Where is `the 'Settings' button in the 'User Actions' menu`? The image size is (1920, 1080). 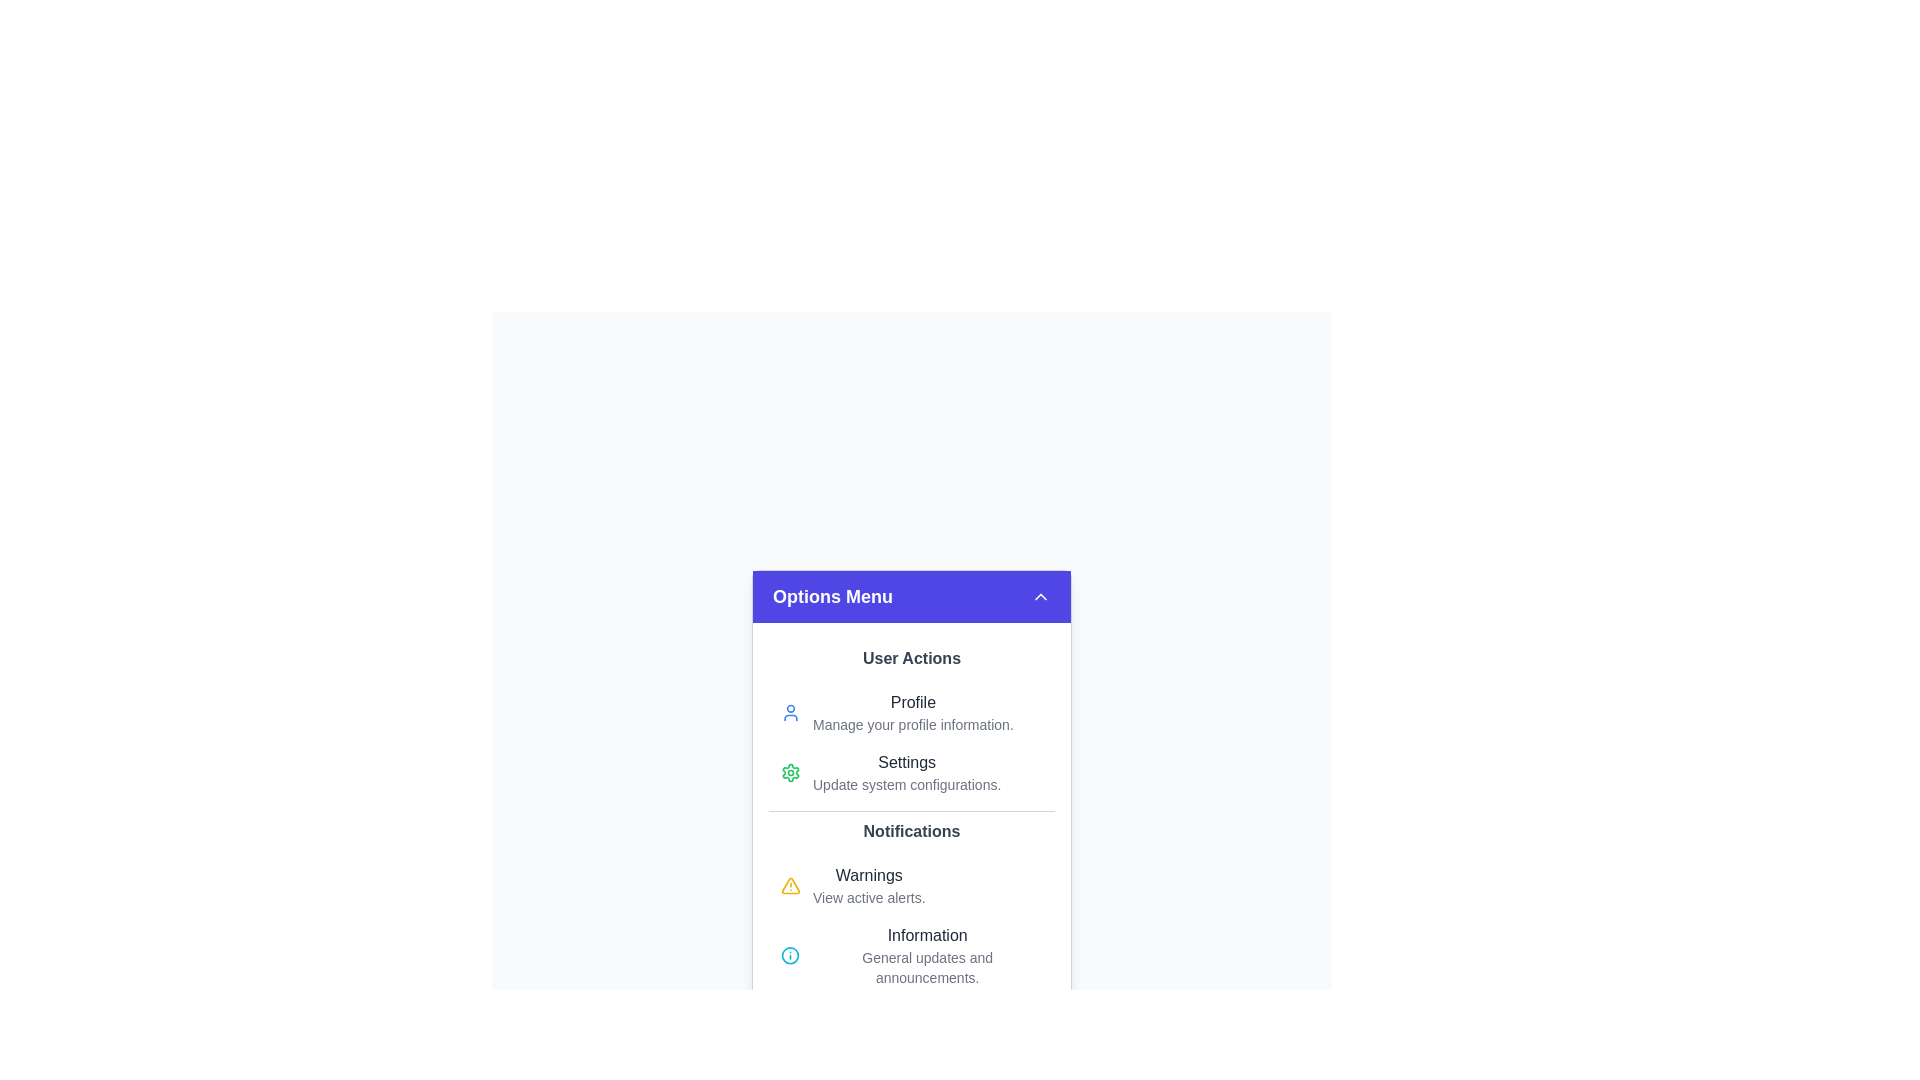 the 'Settings' button in the 'User Actions' menu is located at coordinates (911, 771).